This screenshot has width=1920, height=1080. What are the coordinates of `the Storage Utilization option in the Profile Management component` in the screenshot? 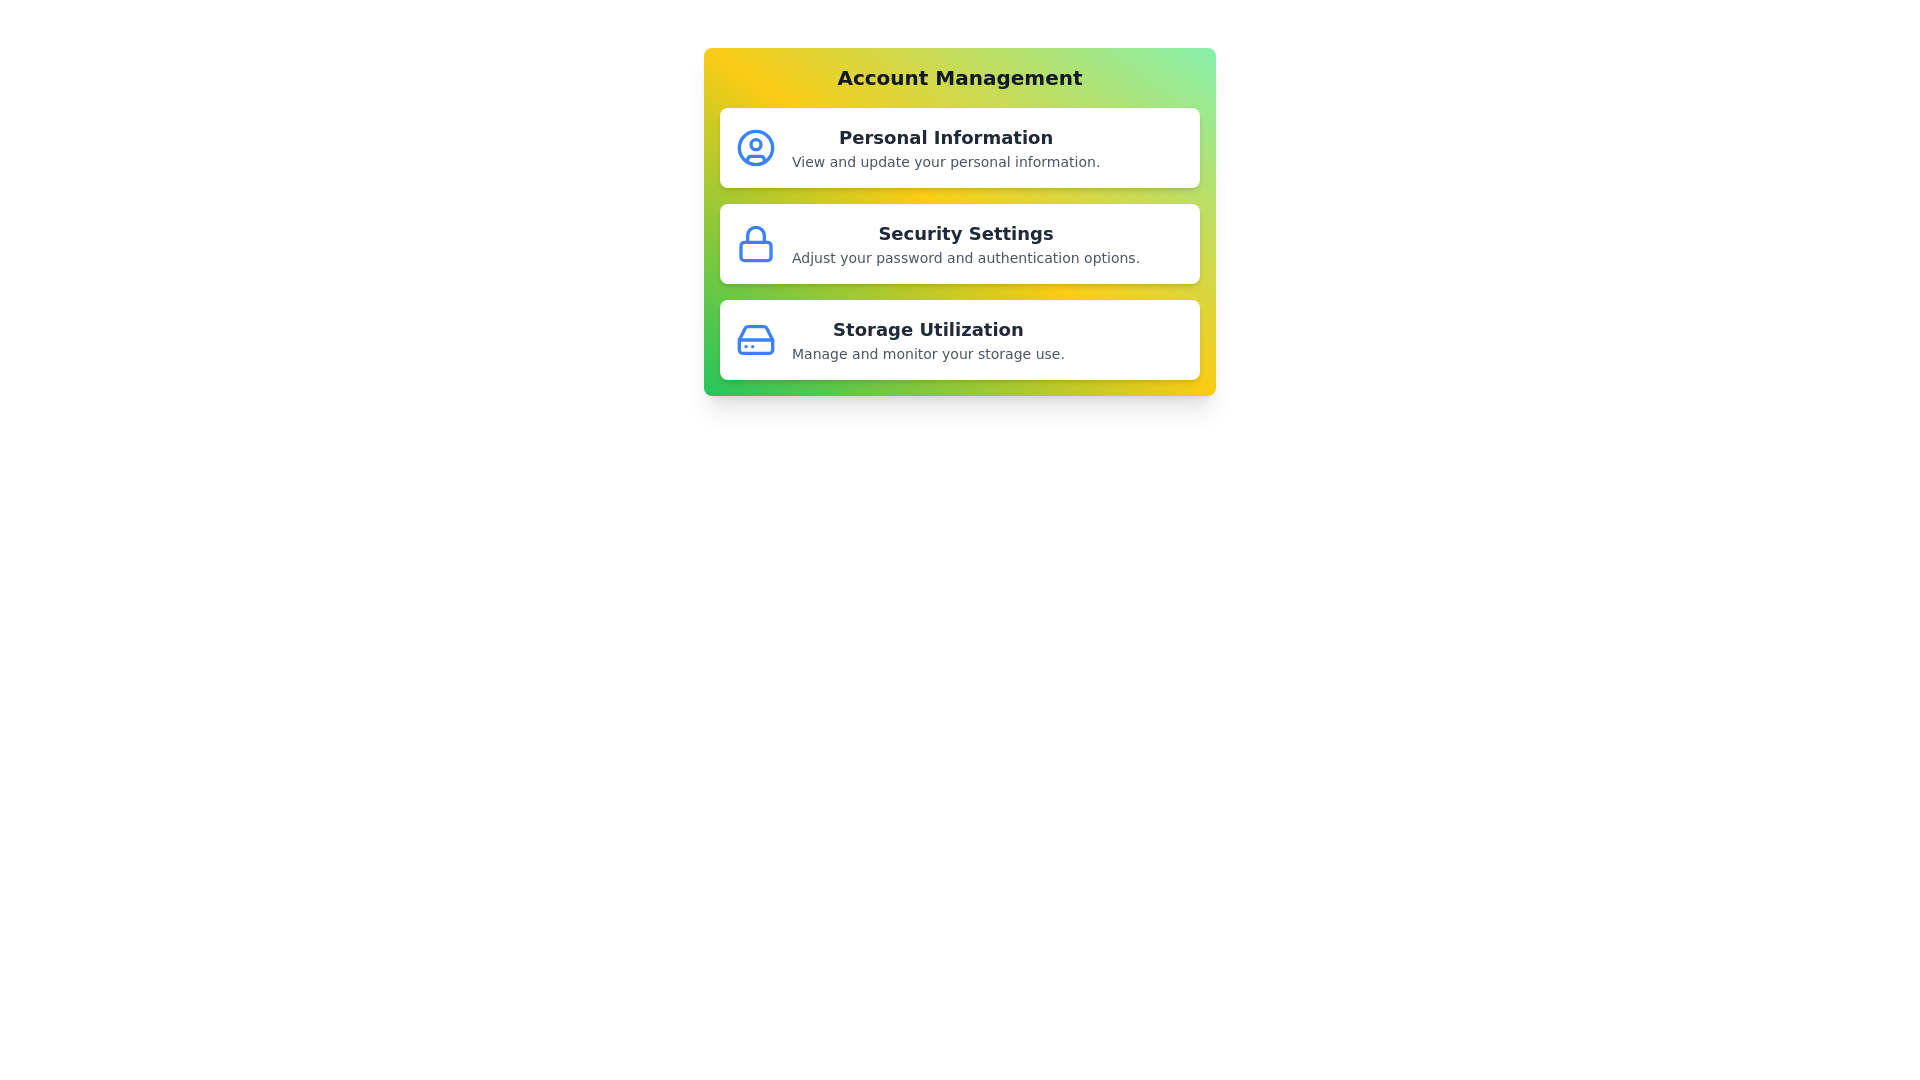 It's located at (960, 338).